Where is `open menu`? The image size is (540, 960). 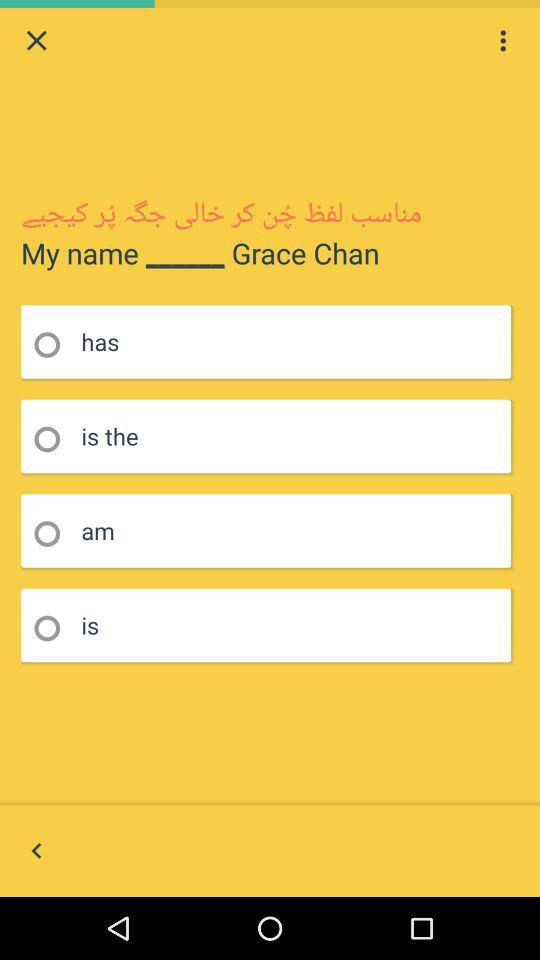
open menu is located at coordinates (502, 39).